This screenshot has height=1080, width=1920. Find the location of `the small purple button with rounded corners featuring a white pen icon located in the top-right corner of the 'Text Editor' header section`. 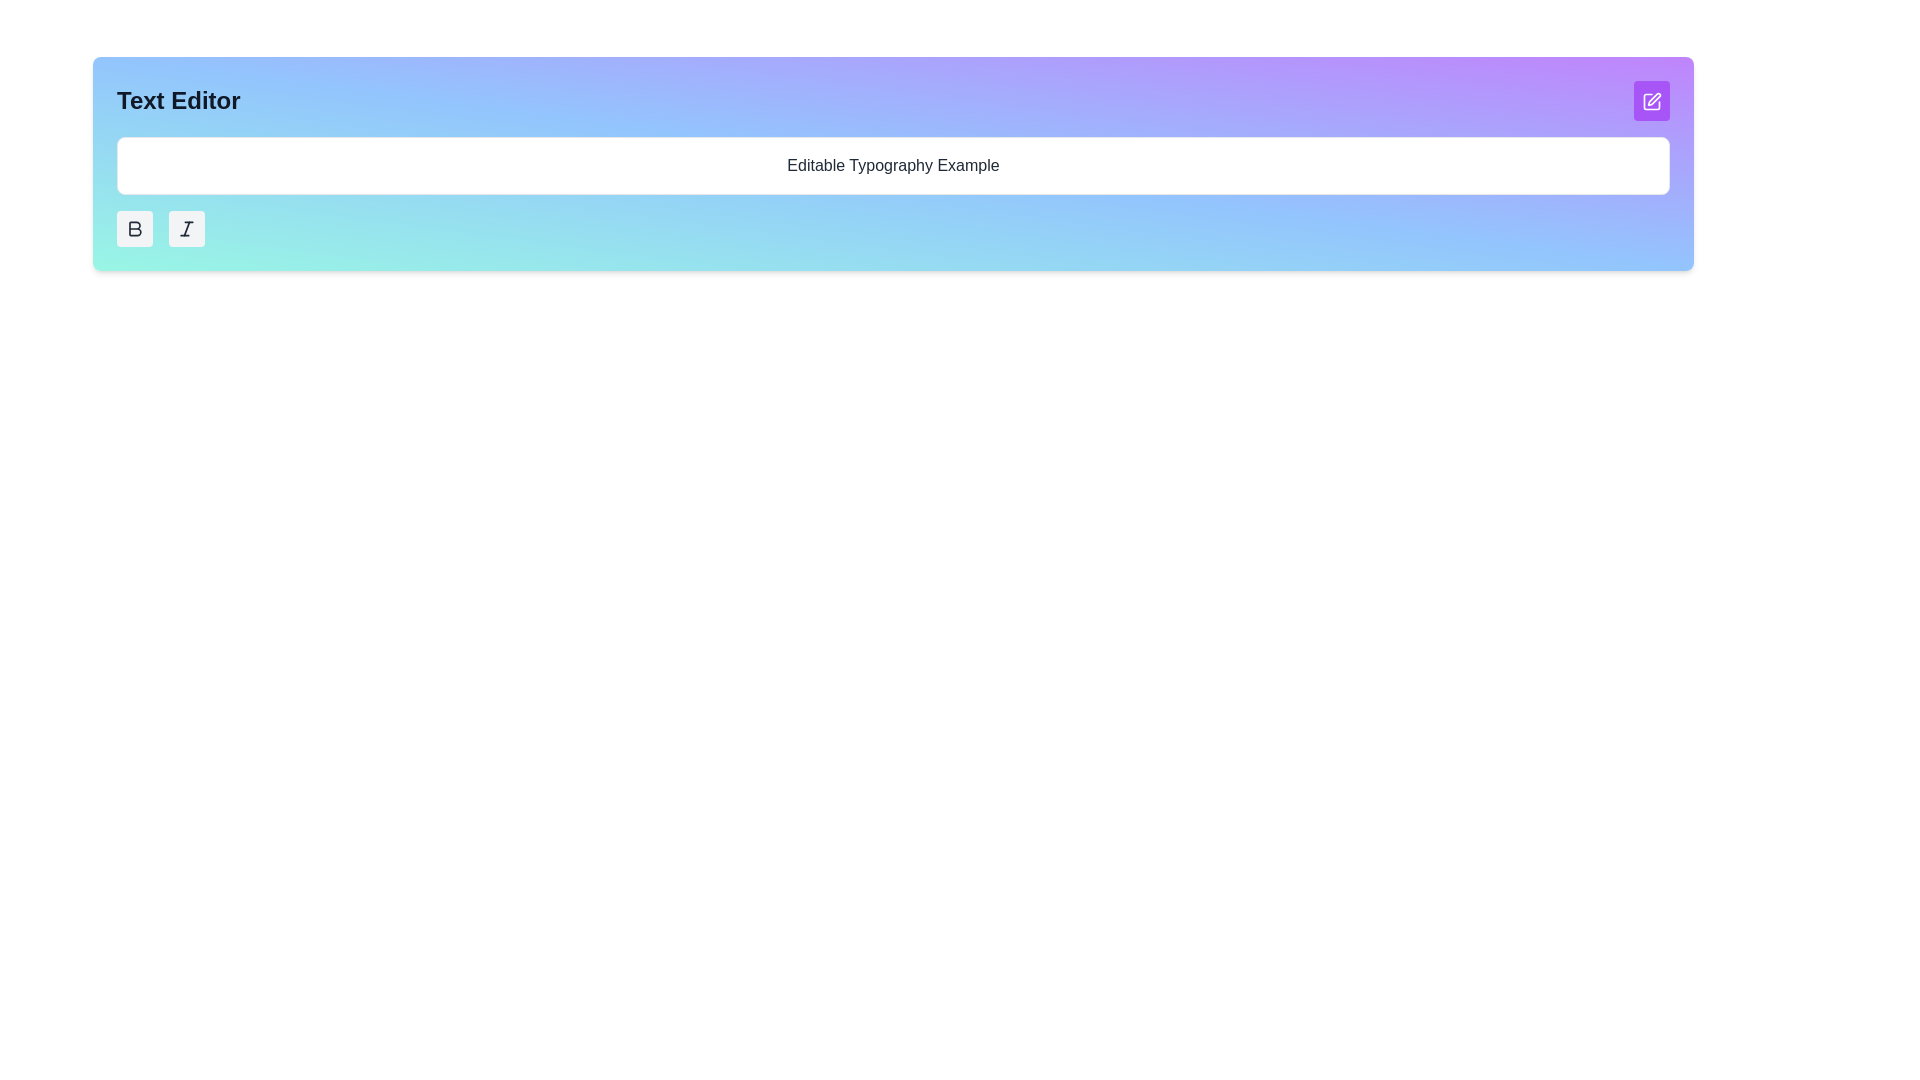

the small purple button with rounded corners featuring a white pen icon located in the top-right corner of the 'Text Editor' header section is located at coordinates (1651, 100).